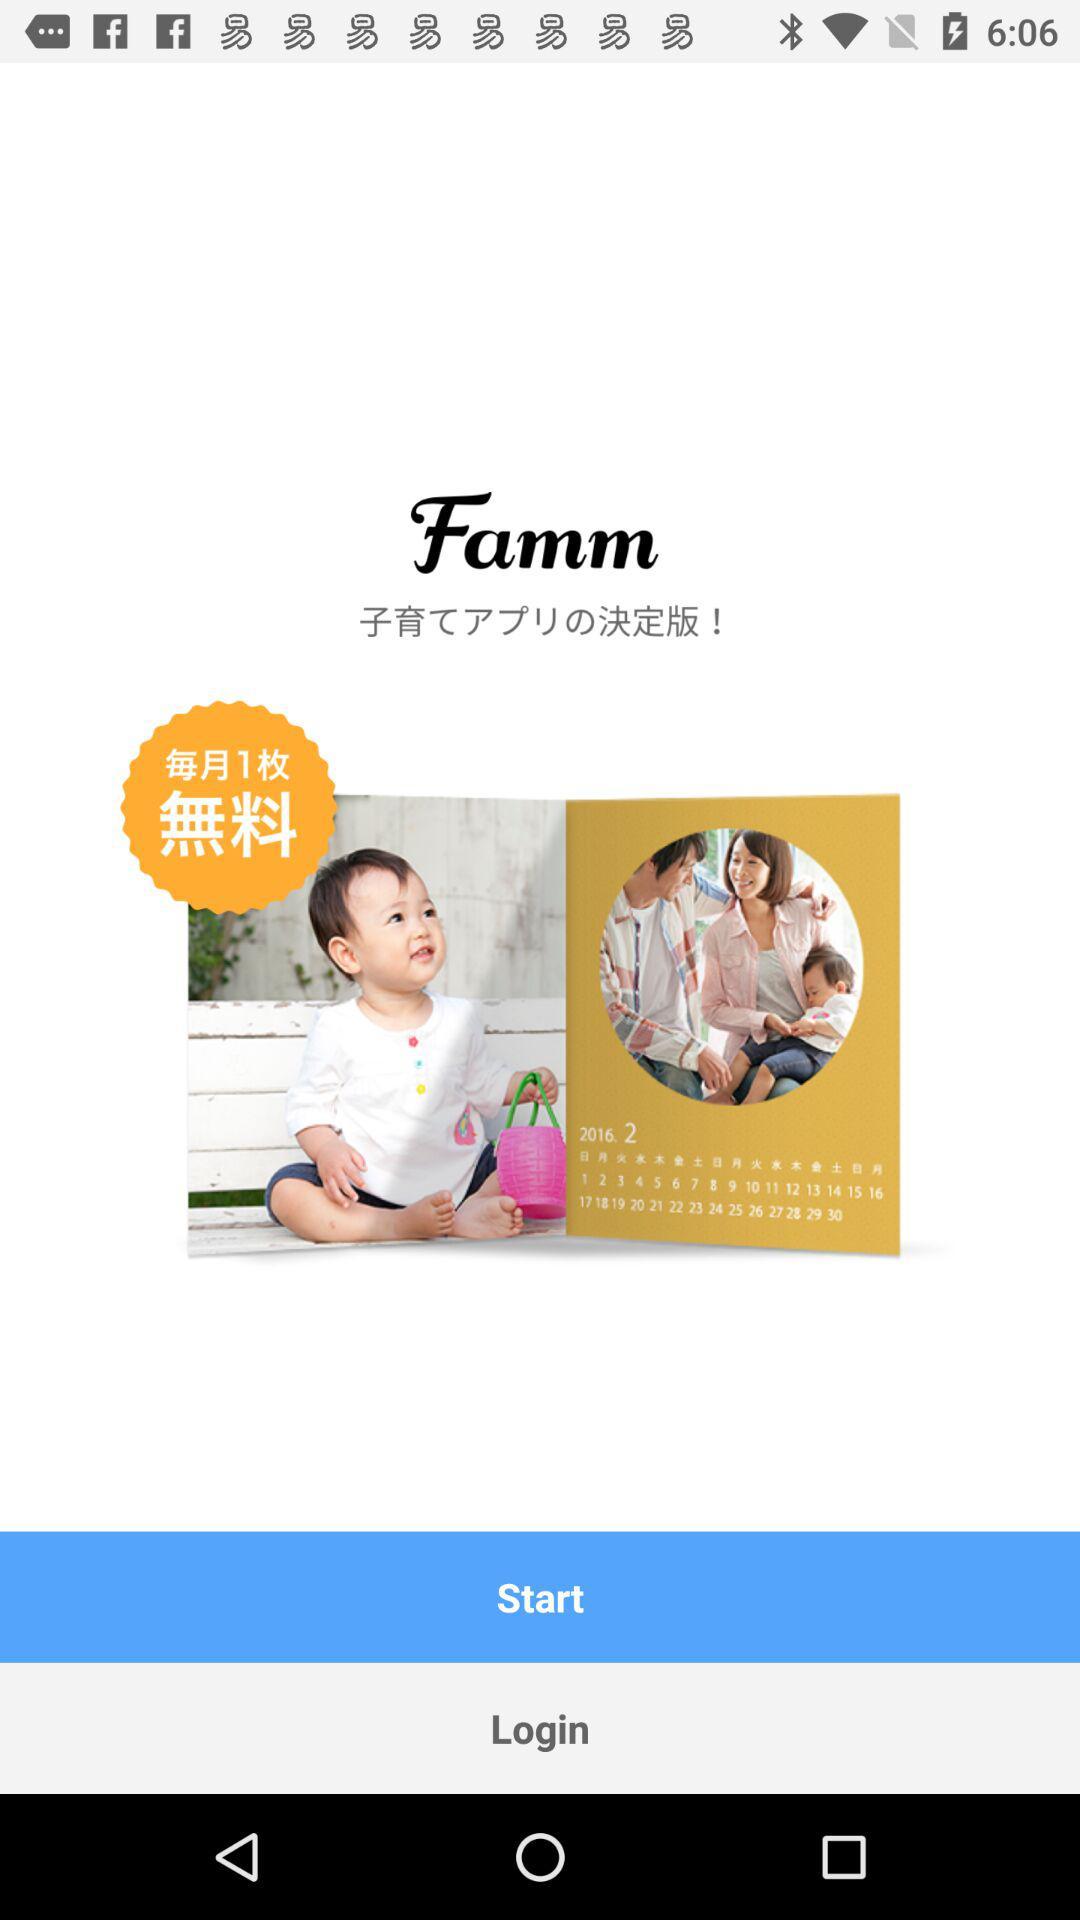 Image resolution: width=1080 pixels, height=1920 pixels. Describe the element at coordinates (540, 1596) in the screenshot. I see `the start` at that location.